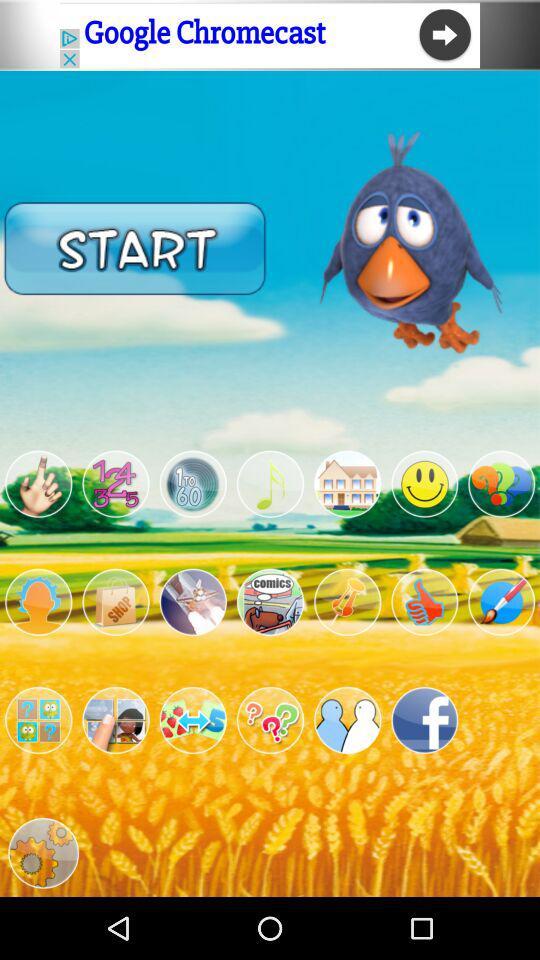  What do you see at coordinates (423, 601) in the screenshot?
I see `like` at bounding box center [423, 601].